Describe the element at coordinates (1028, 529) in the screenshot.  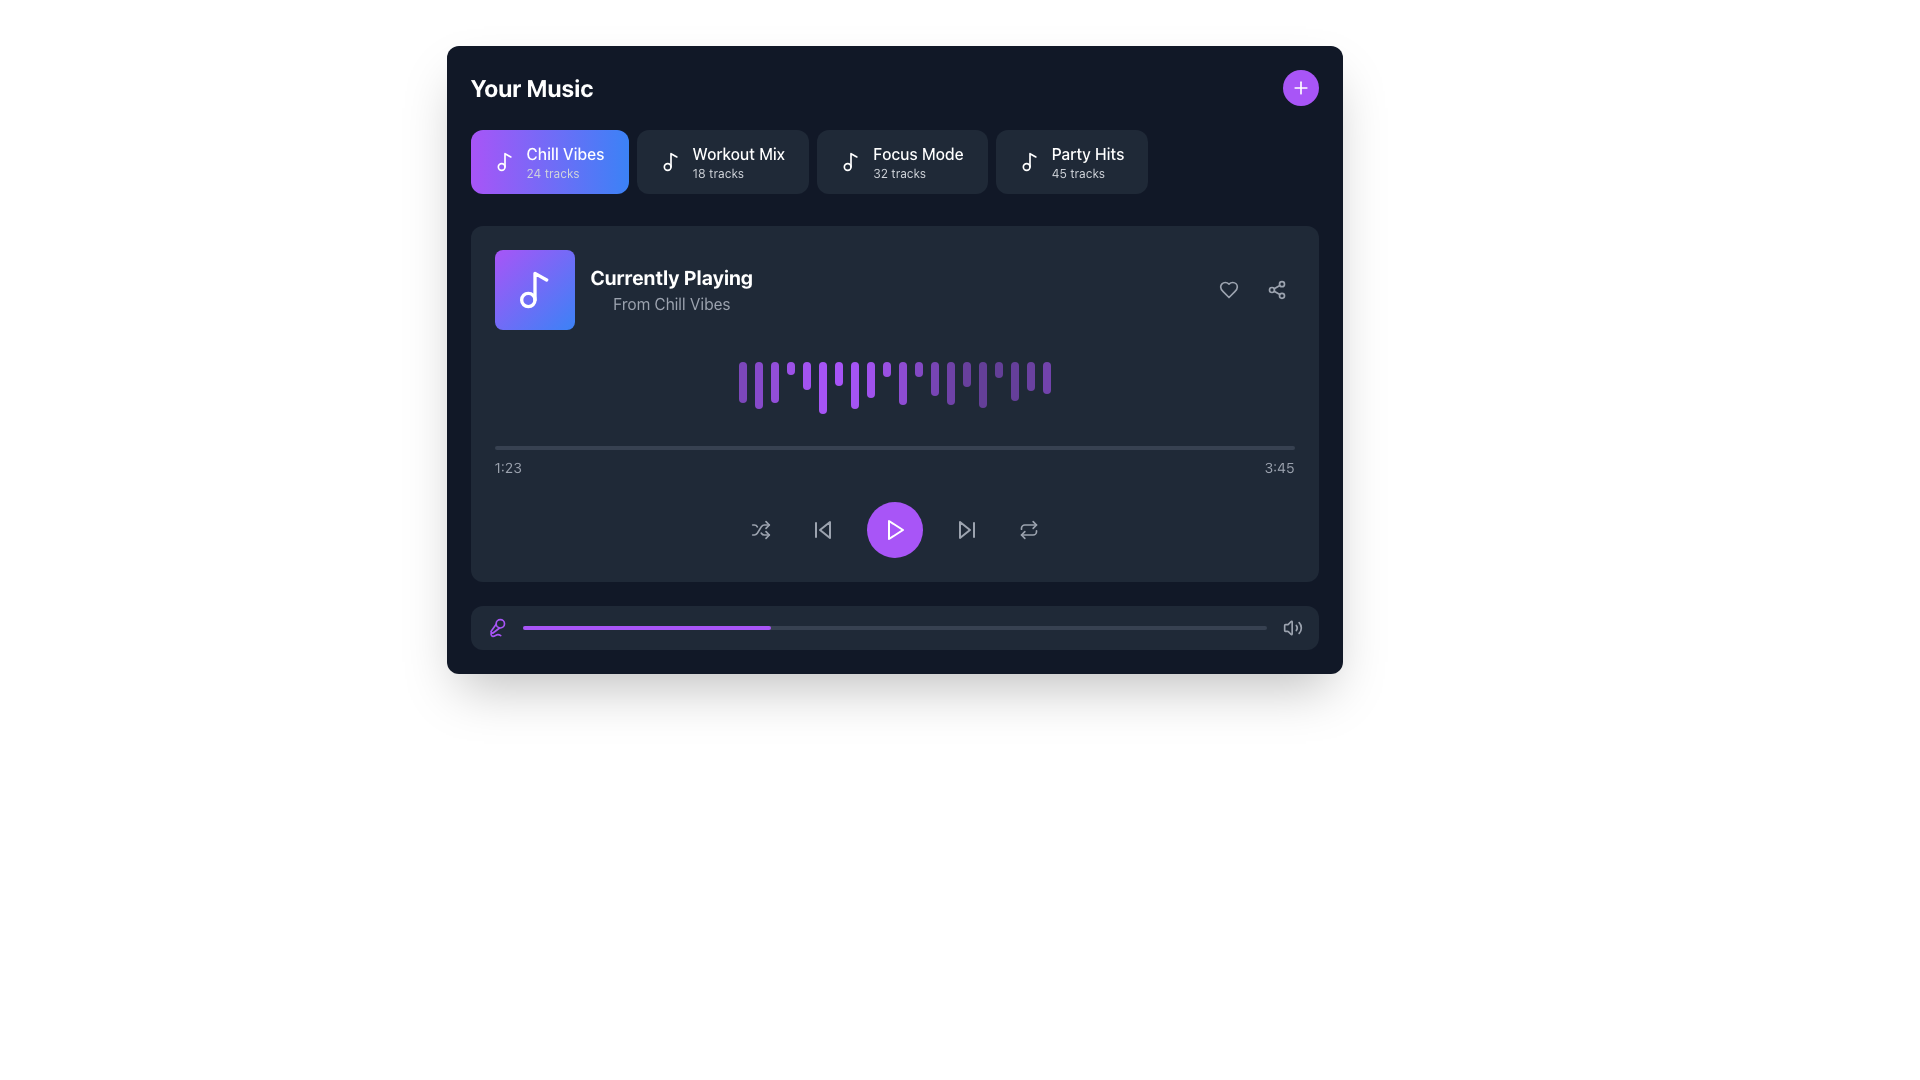
I see `the repeat button located at the right-hand side of the media playback control bar` at that location.